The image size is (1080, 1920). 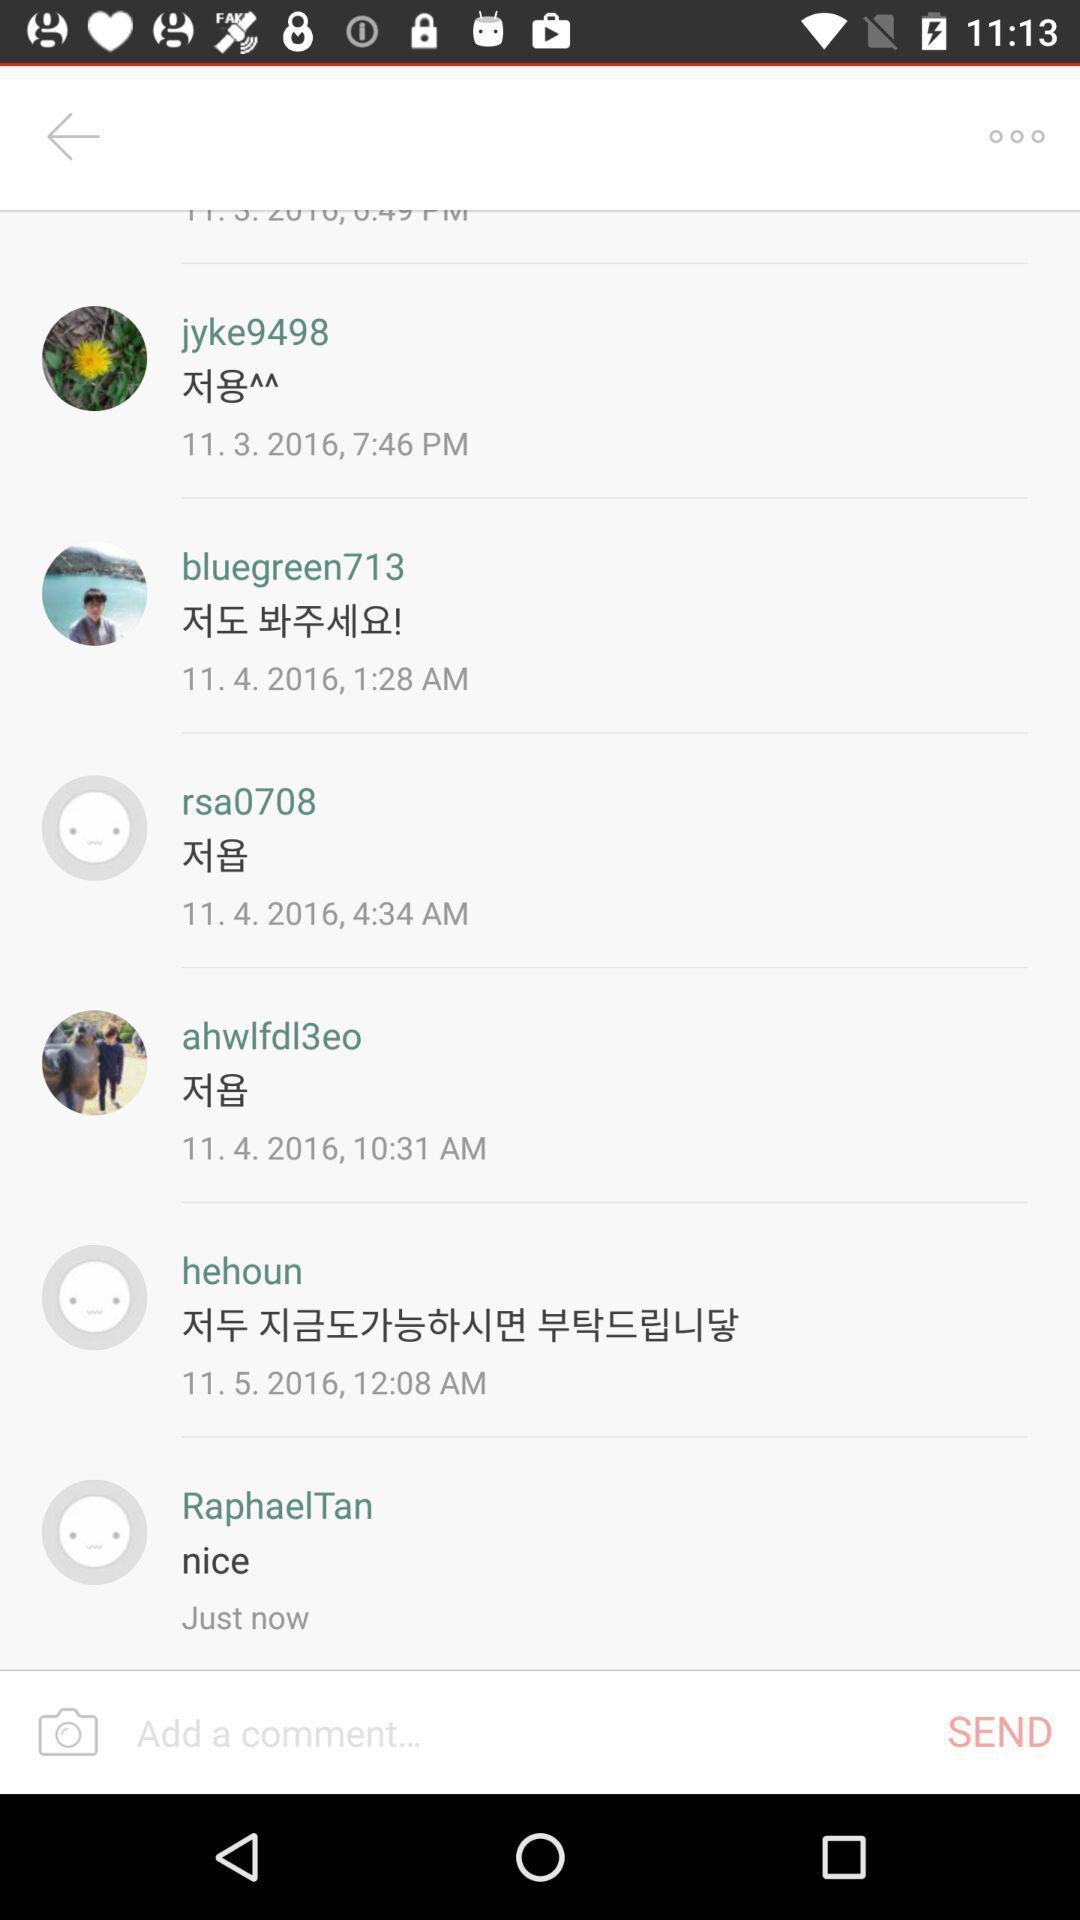 I want to click on profile symbol, so click(x=94, y=1061).